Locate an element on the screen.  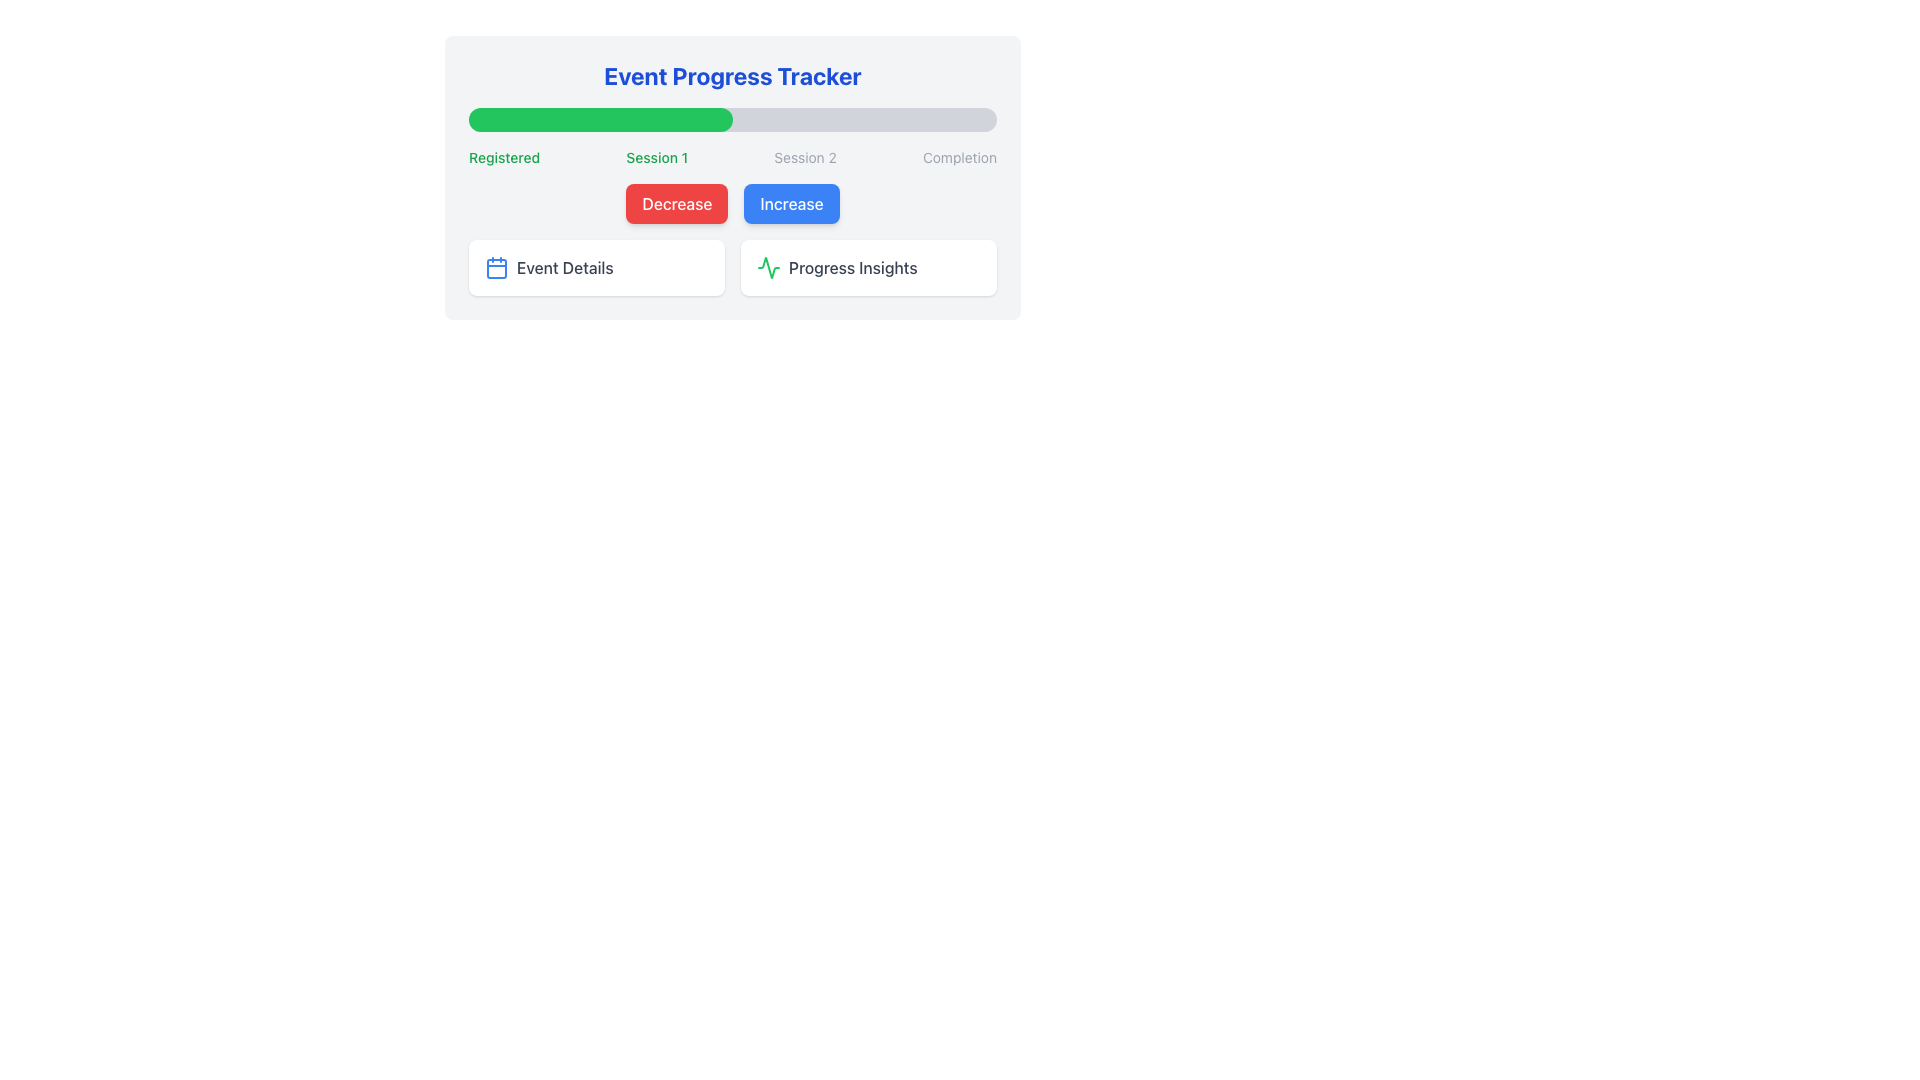
the text label that reads 'Completion', which is styled in gray and is the last element in a sequence of text labels including 'Registered', 'Session 1', and 'Session 2' is located at coordinates (960, 157).